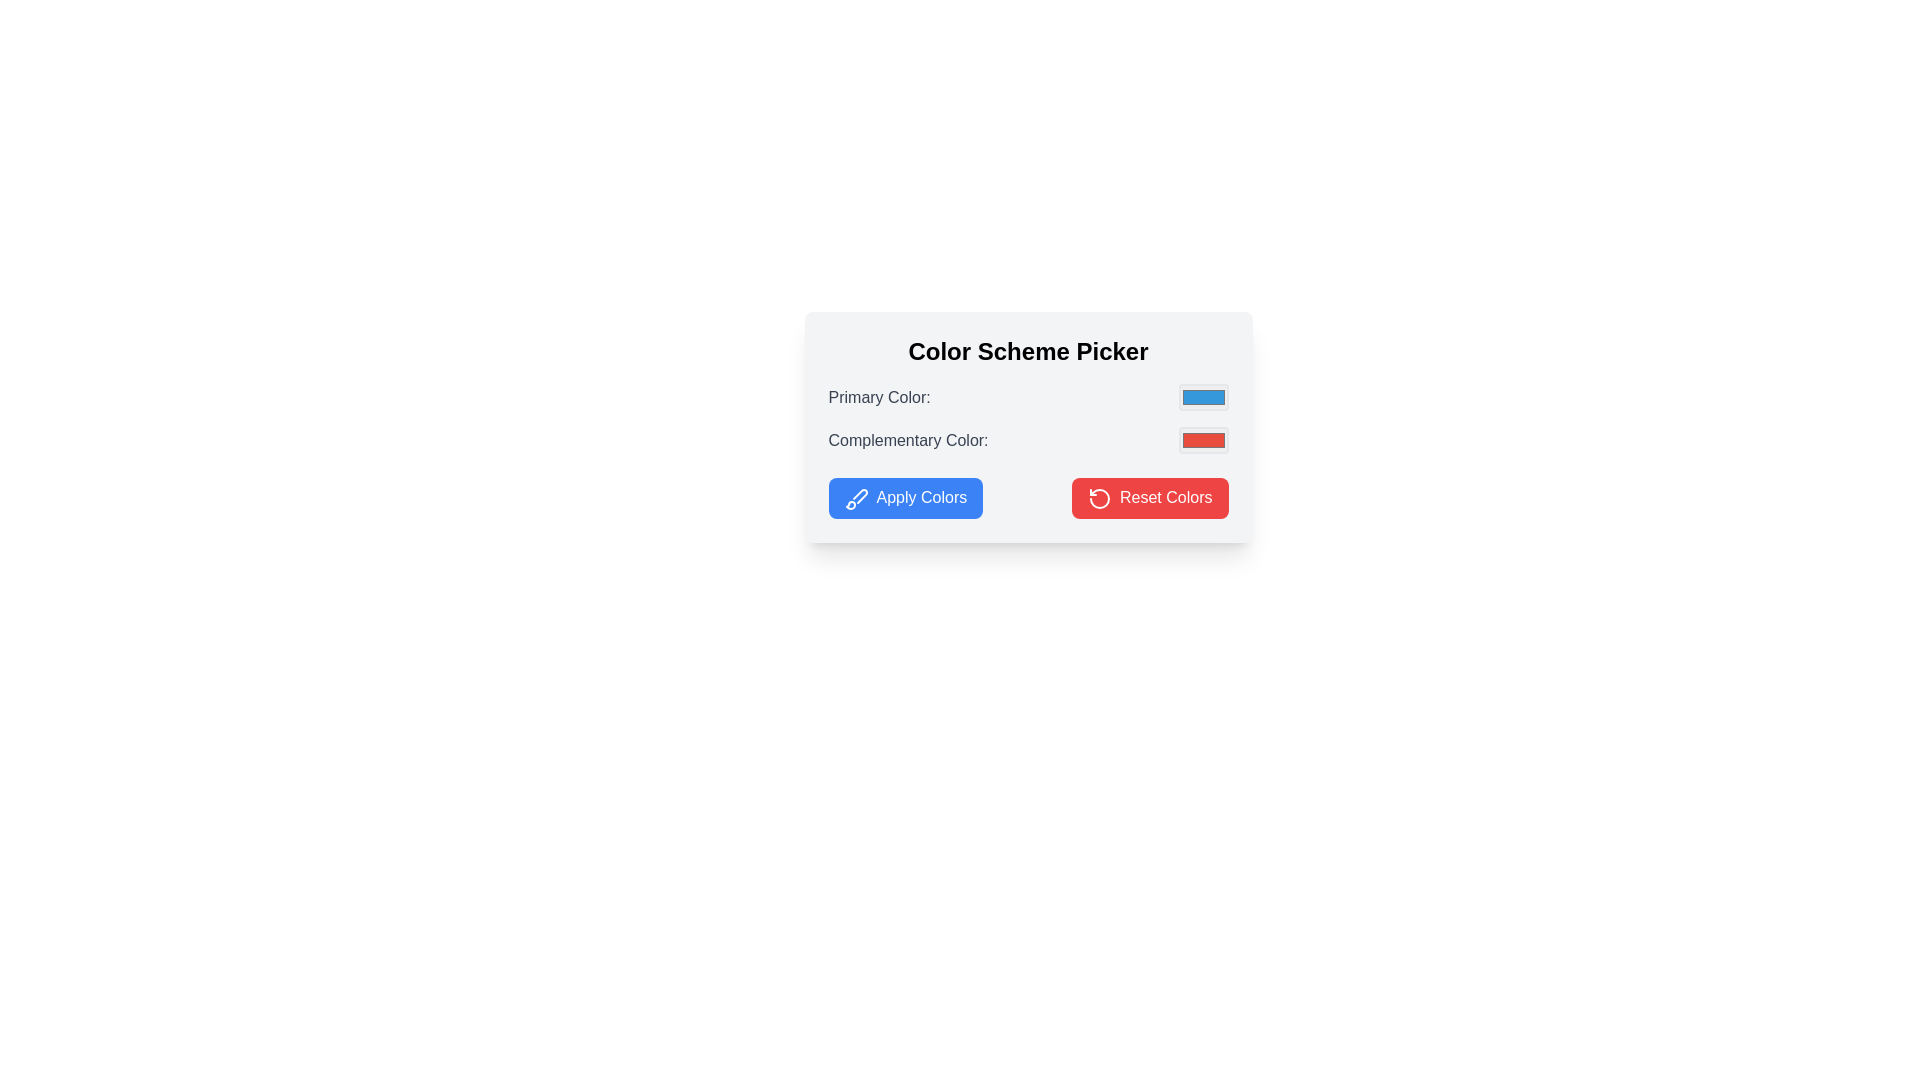  What do you see at coordinates (879, 397) in the screenshot?
I see `the 'Primary Color:' label, which is styled in gray font and located in the upper portion of the 'Color Scheme Picker' UI card` at bounding box center [879, 397].